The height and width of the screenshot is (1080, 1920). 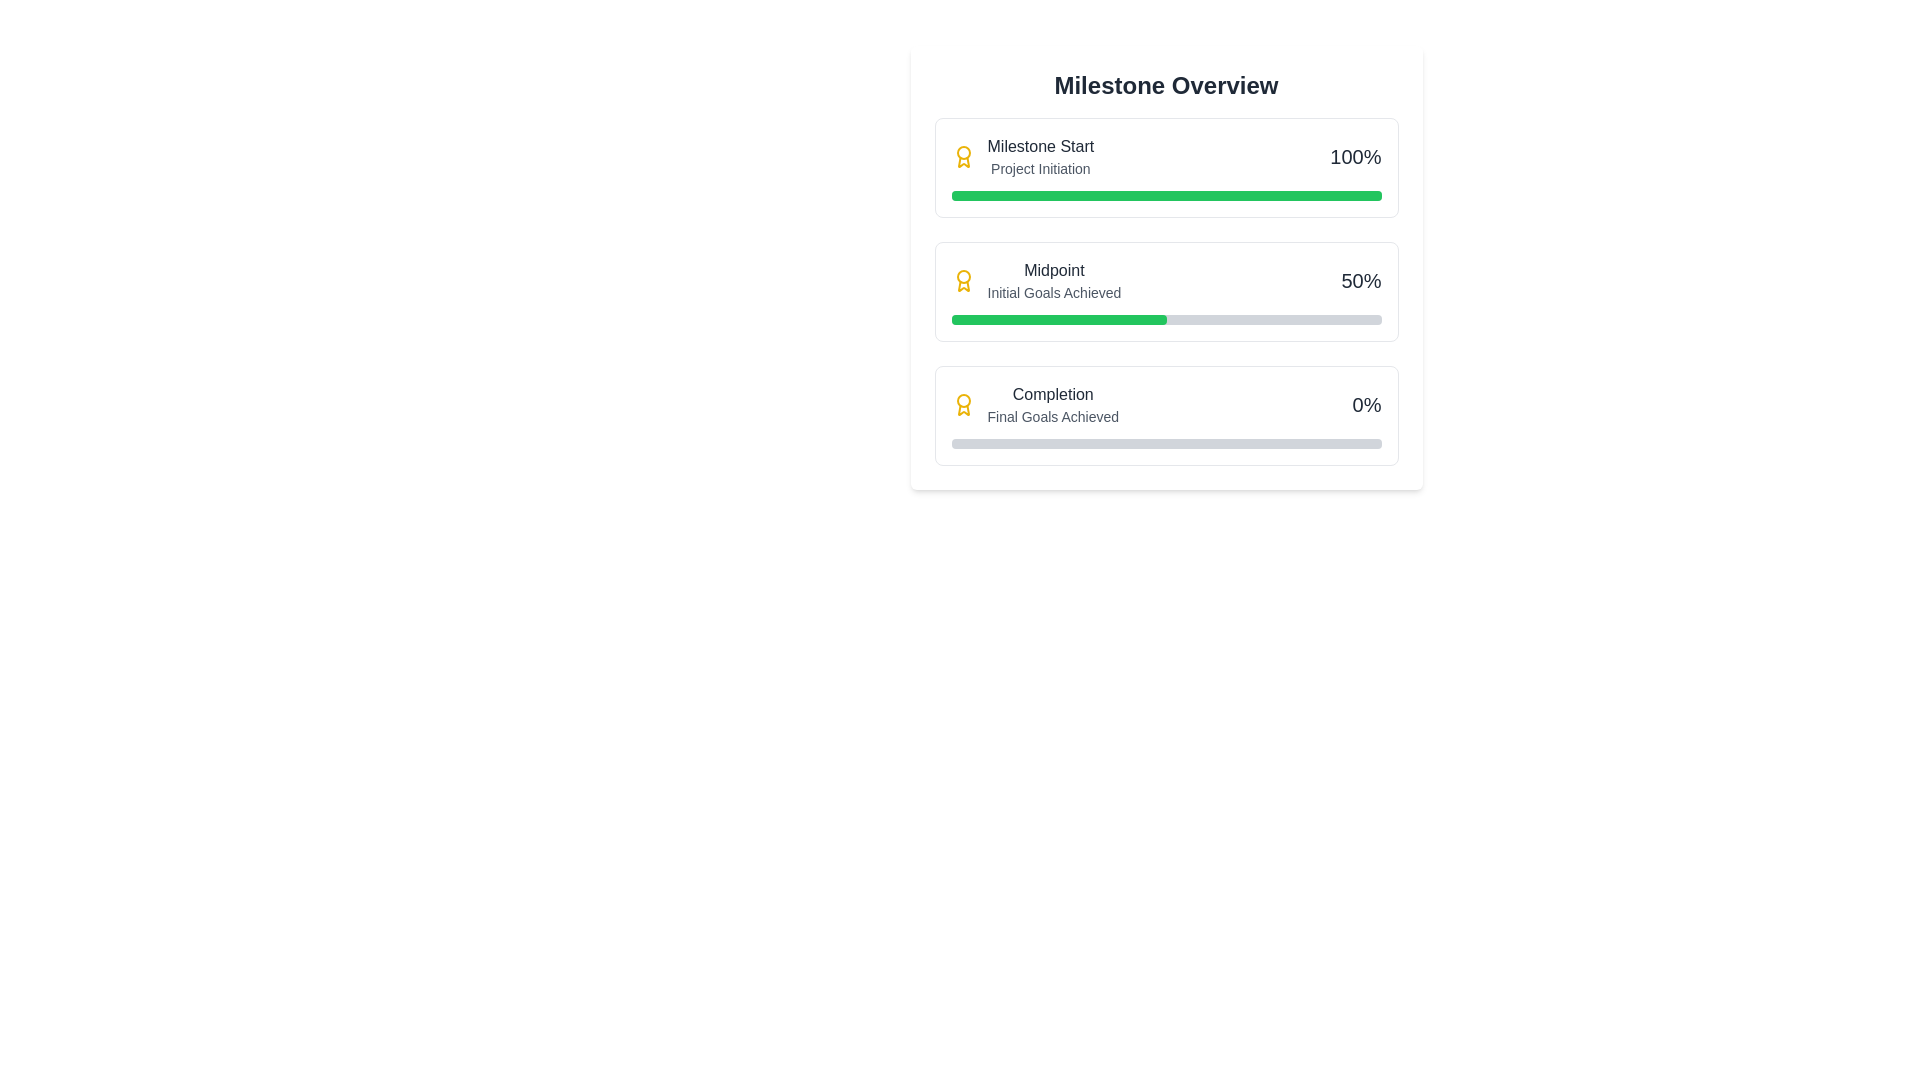 What do you see at coordinates (1166, 84) in the screenshot?
I see `the header element displaying the text 'Milestone Overview', which is located at the top of a light-colored card layout` at bounding box center [1166, 84].